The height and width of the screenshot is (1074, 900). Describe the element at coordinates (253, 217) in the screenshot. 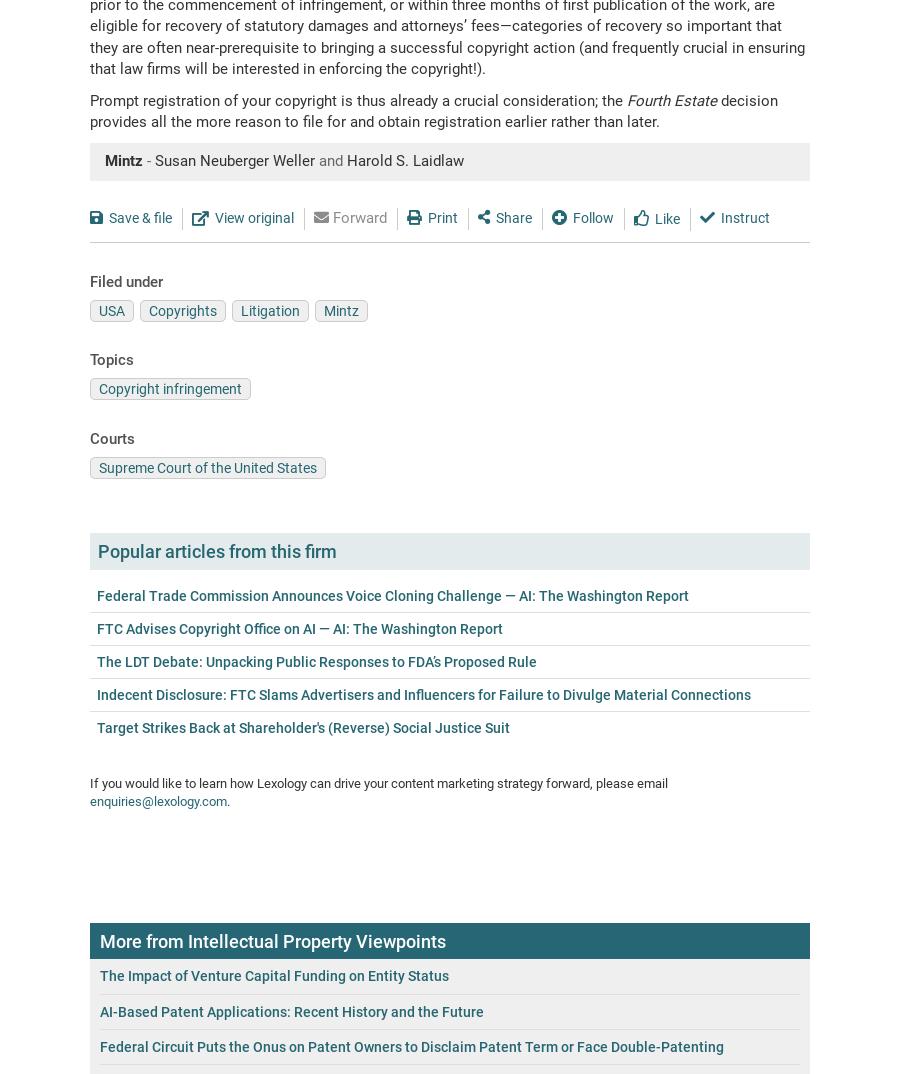

I see `'View original'` at that location.